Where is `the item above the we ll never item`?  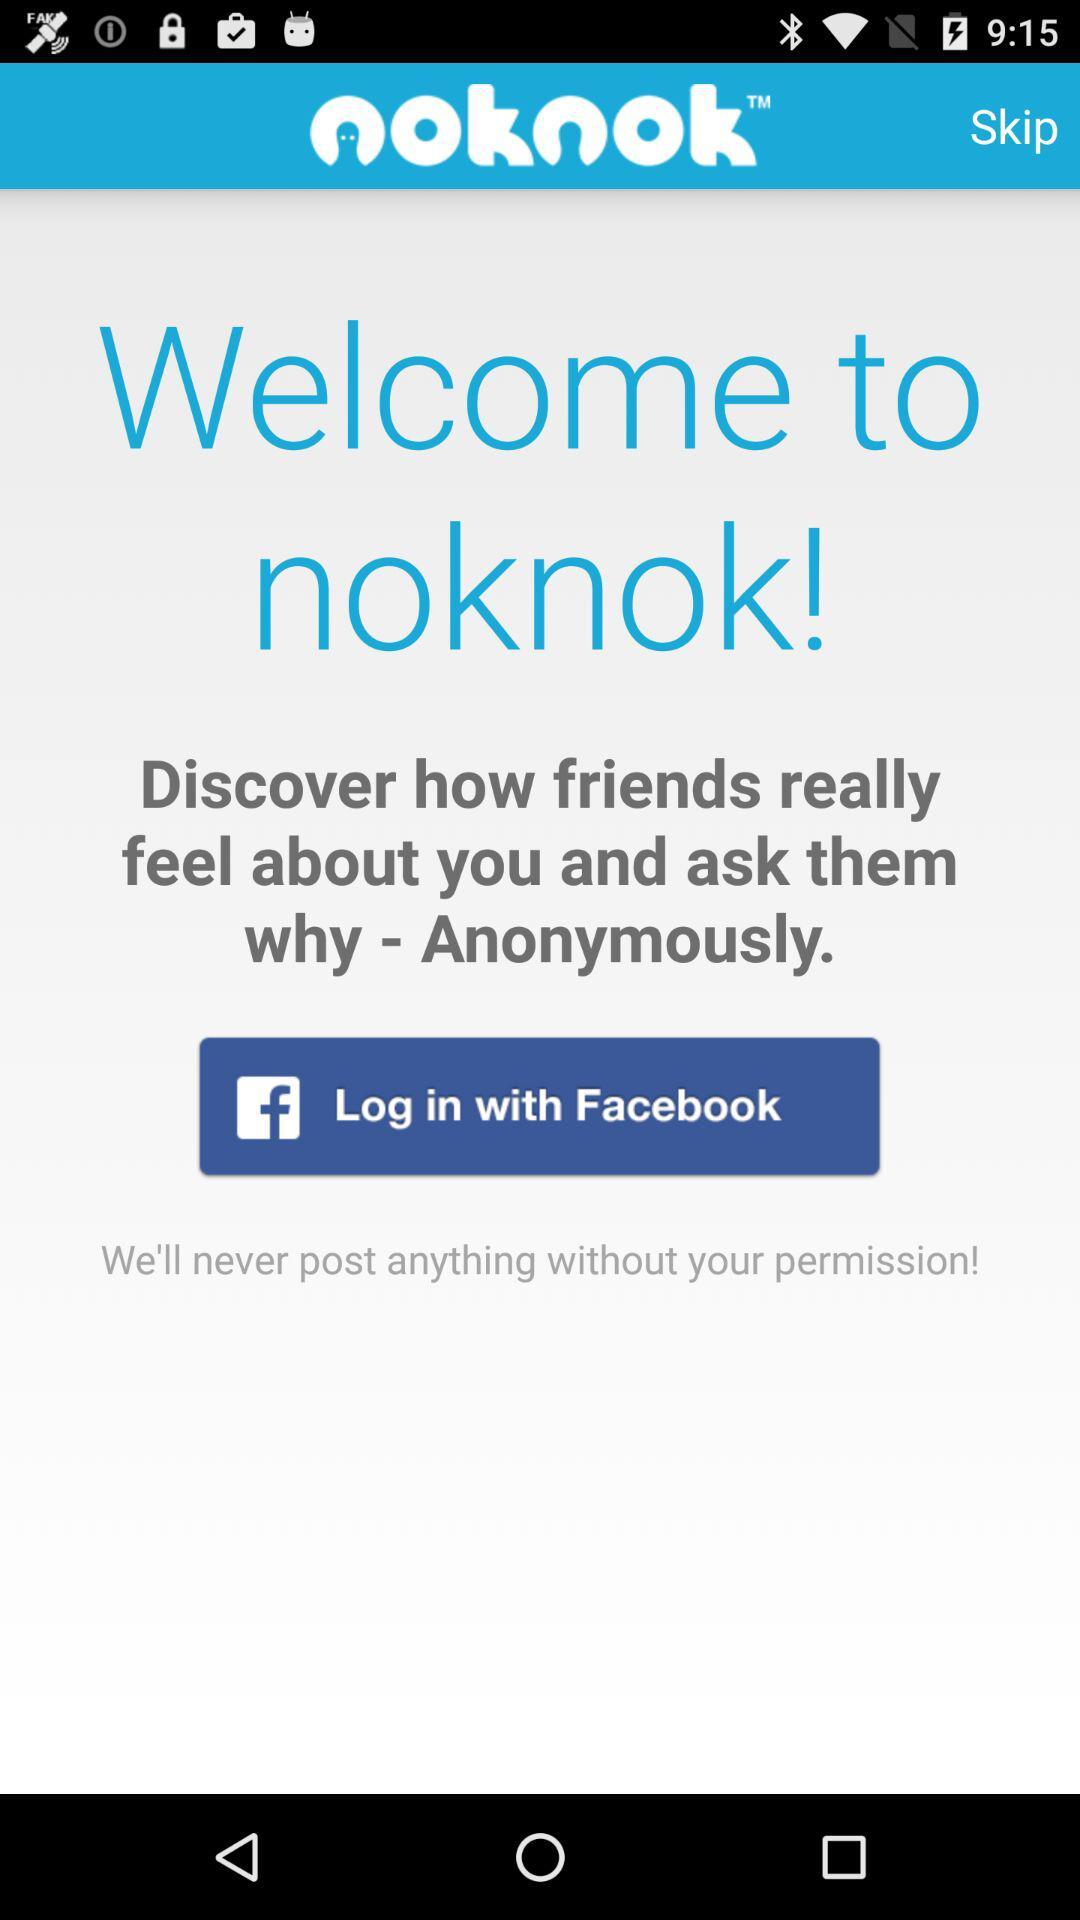 the item above the we ll never item is located at coordinates (538, 1105).